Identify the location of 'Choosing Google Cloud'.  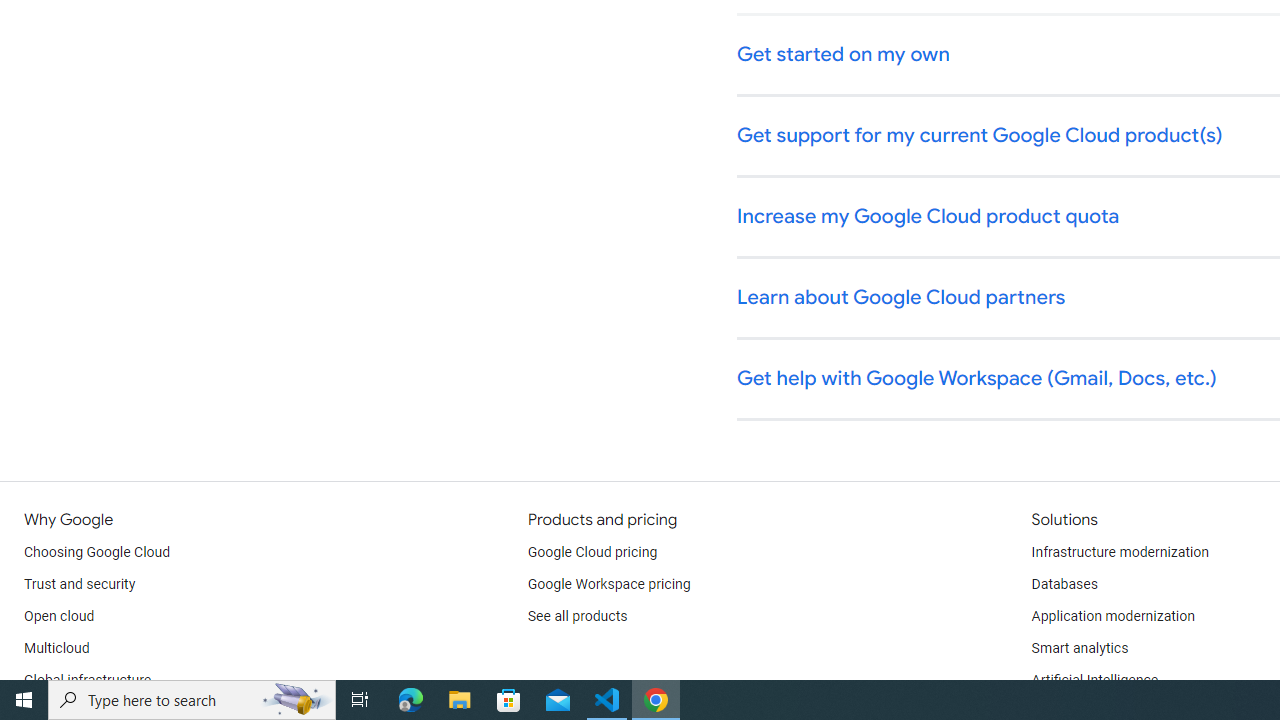
(96, 552).